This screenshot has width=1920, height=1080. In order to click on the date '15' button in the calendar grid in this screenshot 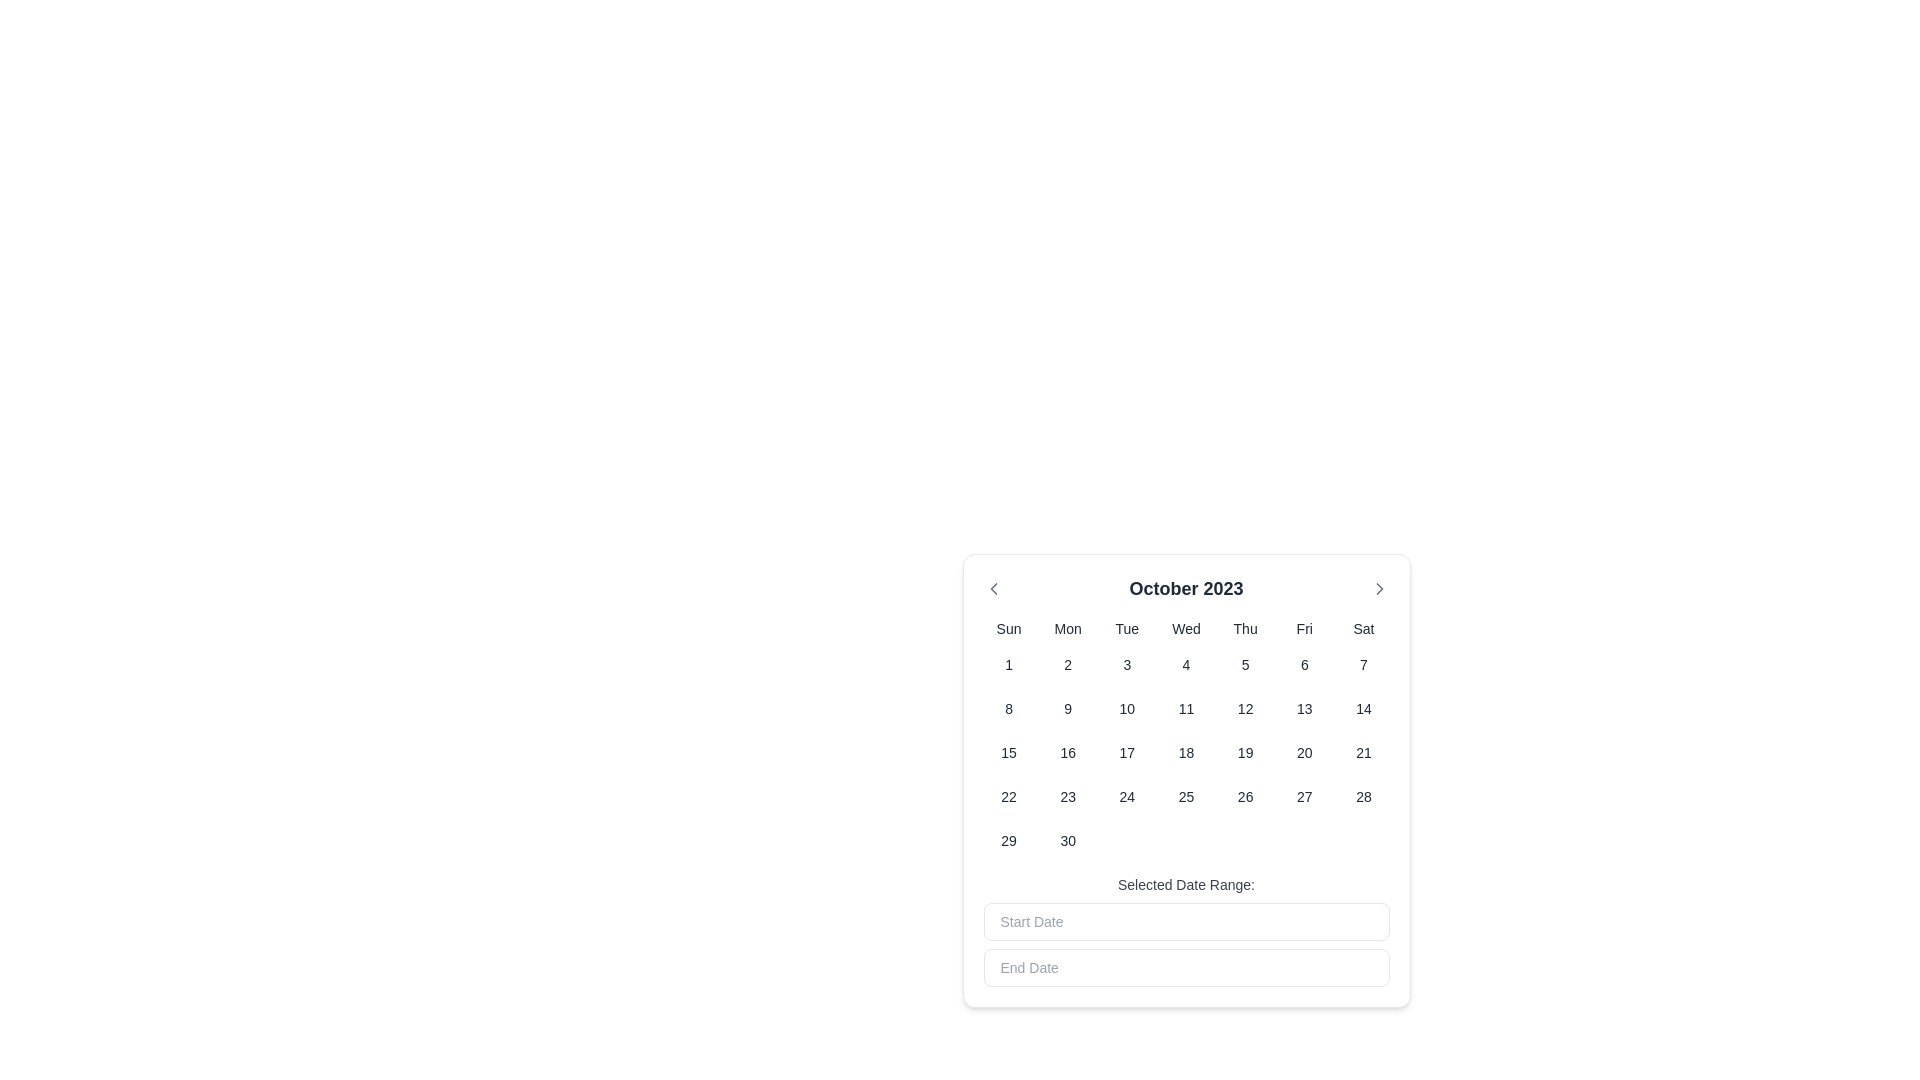, I will do `click(1009, 752)`.